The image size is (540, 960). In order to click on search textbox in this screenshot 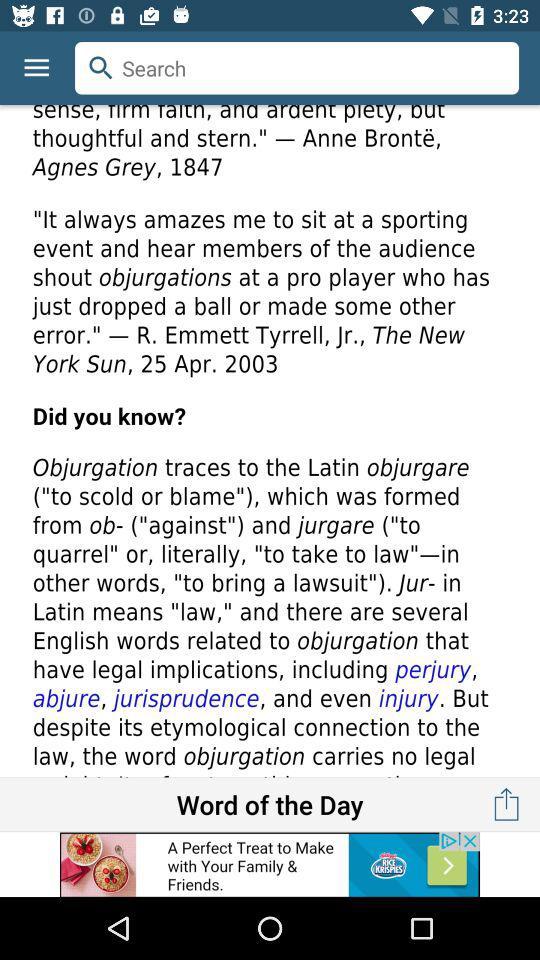, I will do `click(296, 68)`.